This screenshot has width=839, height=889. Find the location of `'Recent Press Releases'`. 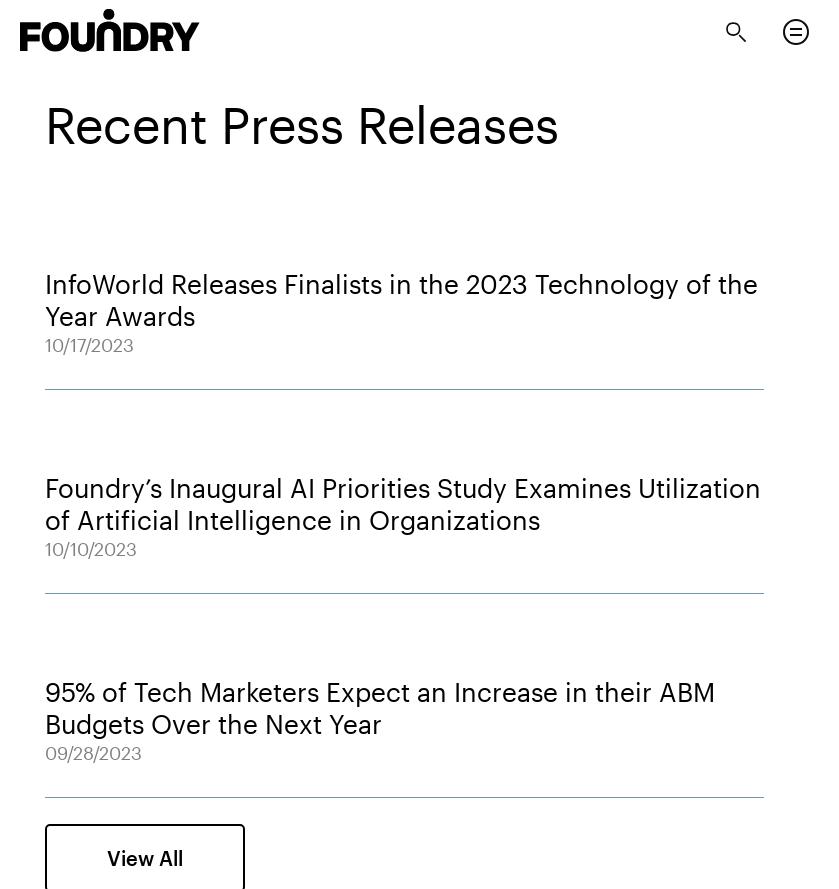

'Recent Press Releases' is located at coordinates (44, 123).